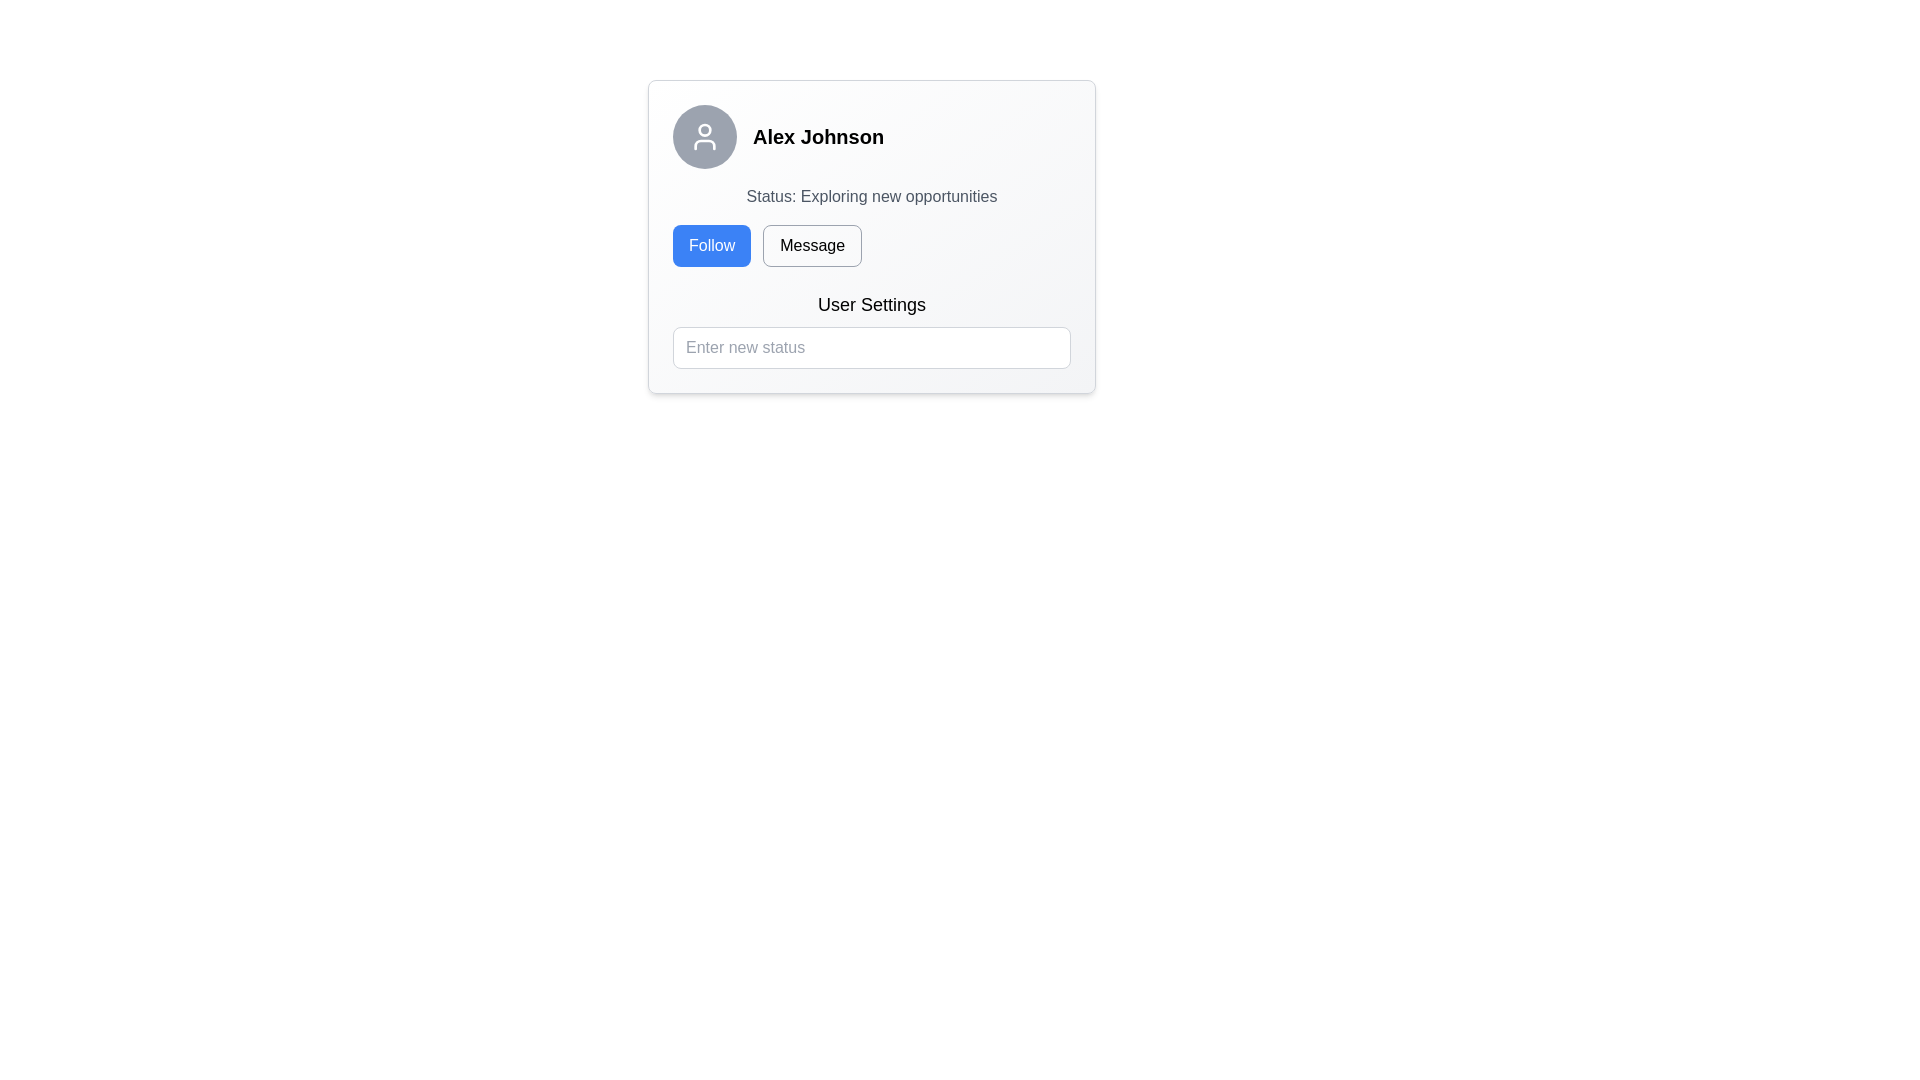 The image size is (1920, 1080). What do you see at coordinates (872, 304) in the screenshot?
I see `the text label that serves as a heading for the section below it, which is centered above the 'Enter new status' input field in the user profile card` at bounding box center [872, 304].